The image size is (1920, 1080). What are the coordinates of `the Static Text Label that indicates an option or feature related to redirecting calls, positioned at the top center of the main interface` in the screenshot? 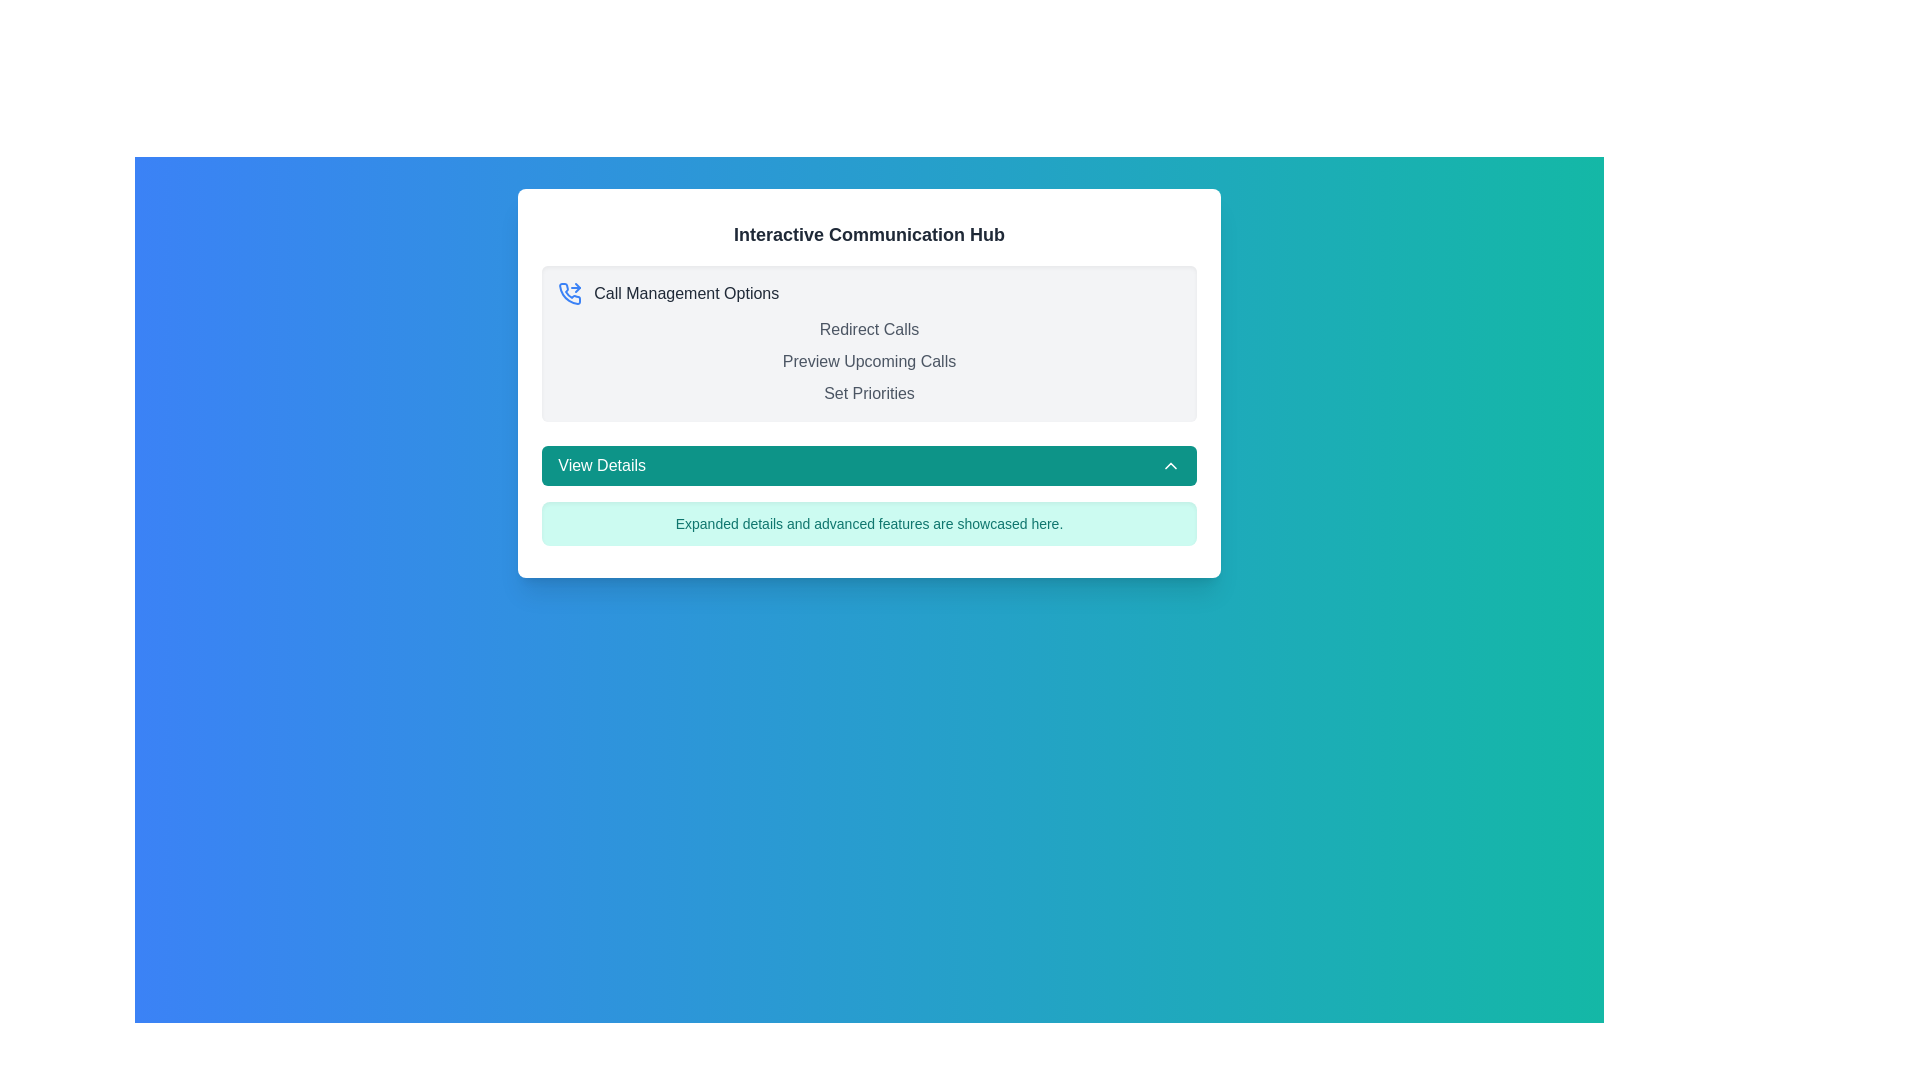 It's located at (869, 329).